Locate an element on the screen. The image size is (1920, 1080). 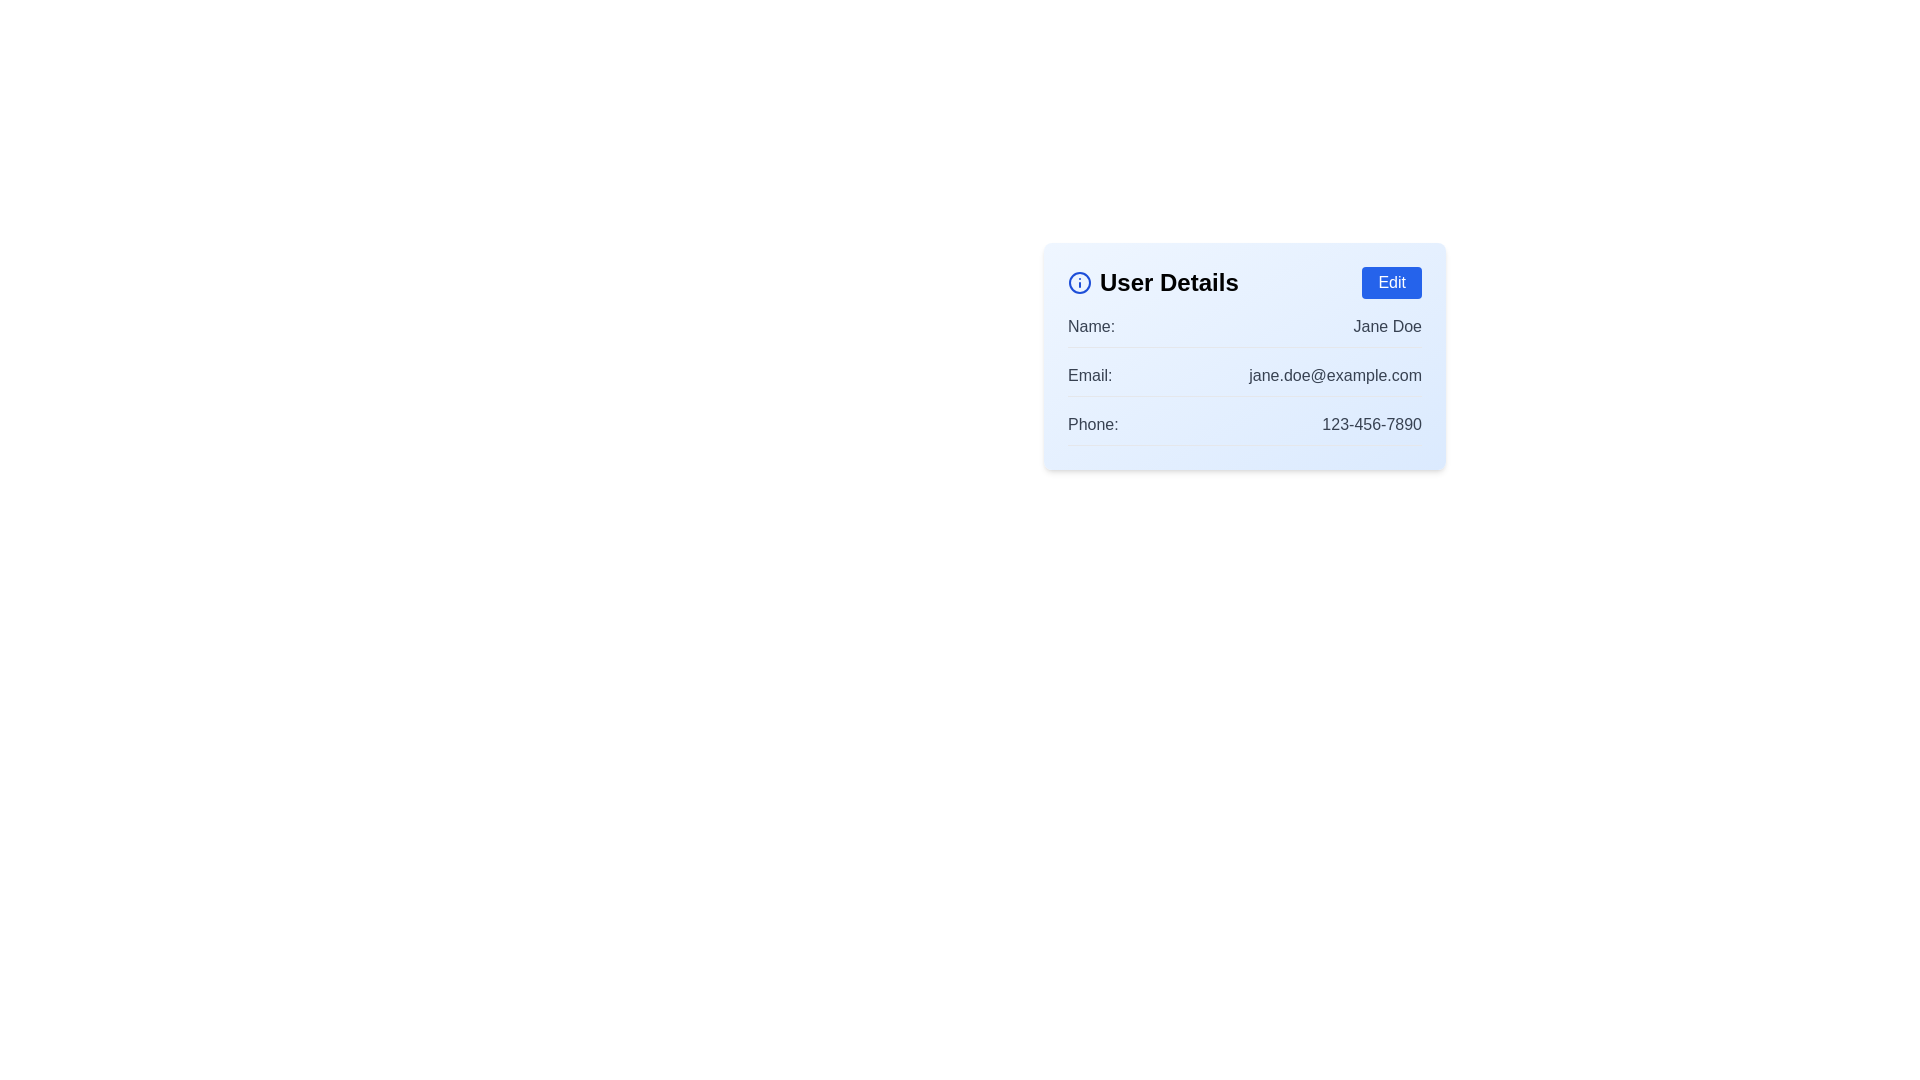
the static text label indicating the user's name, located at the top-left corner of the user details card, aligned with the 'Edit' button is located at coordinates (1090, 326).